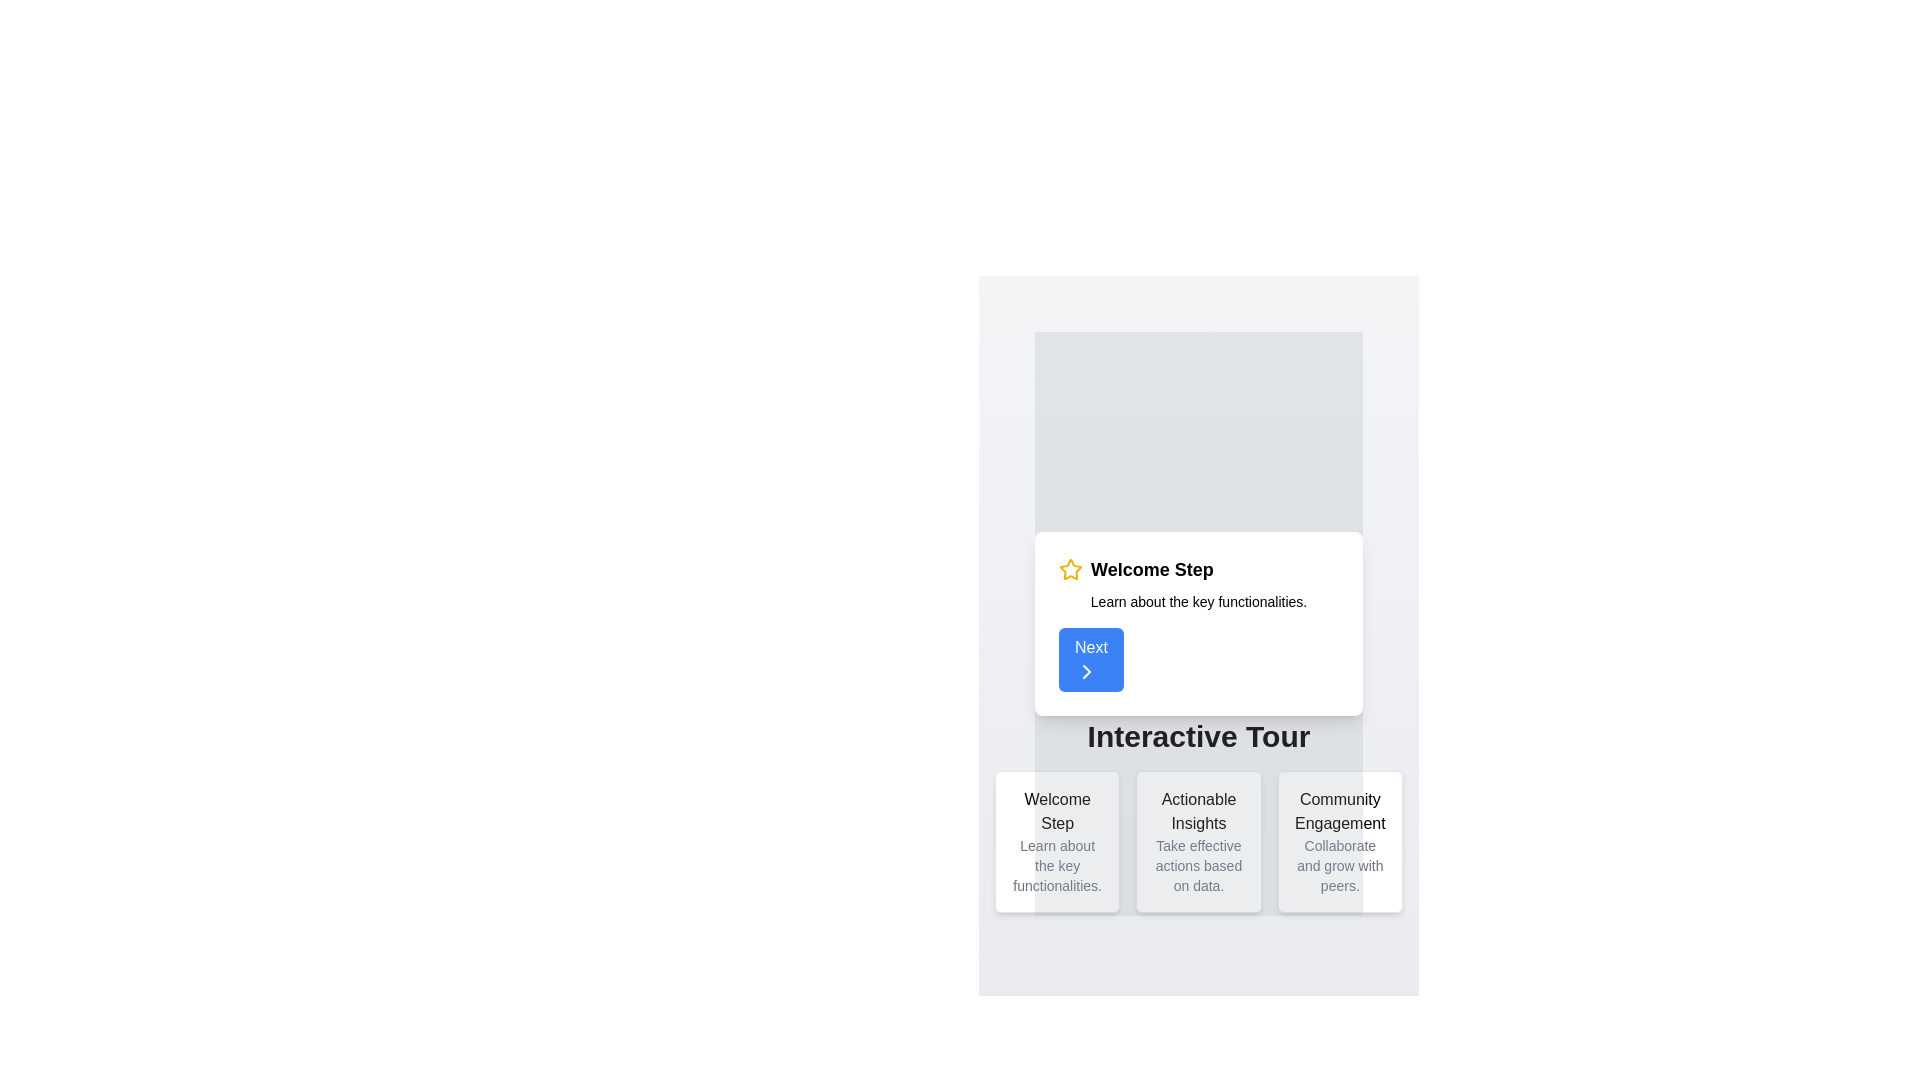  I want to click on the blue rectangular button with rounded edges labeled 'Next' to observe the hover effect that darkens its background, indicating interactivity, so click(1090, 659).